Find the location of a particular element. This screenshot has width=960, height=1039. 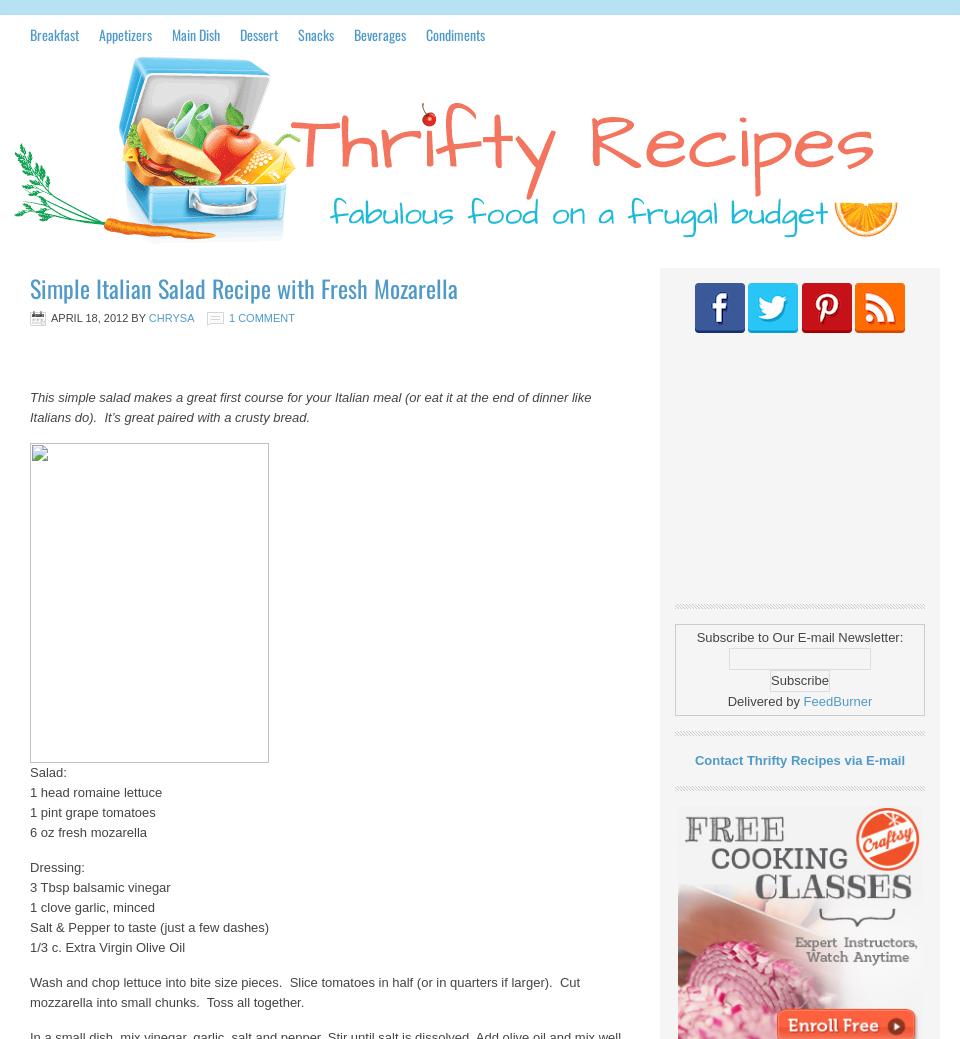

'Salad:' is located at coordinates (47, 771).